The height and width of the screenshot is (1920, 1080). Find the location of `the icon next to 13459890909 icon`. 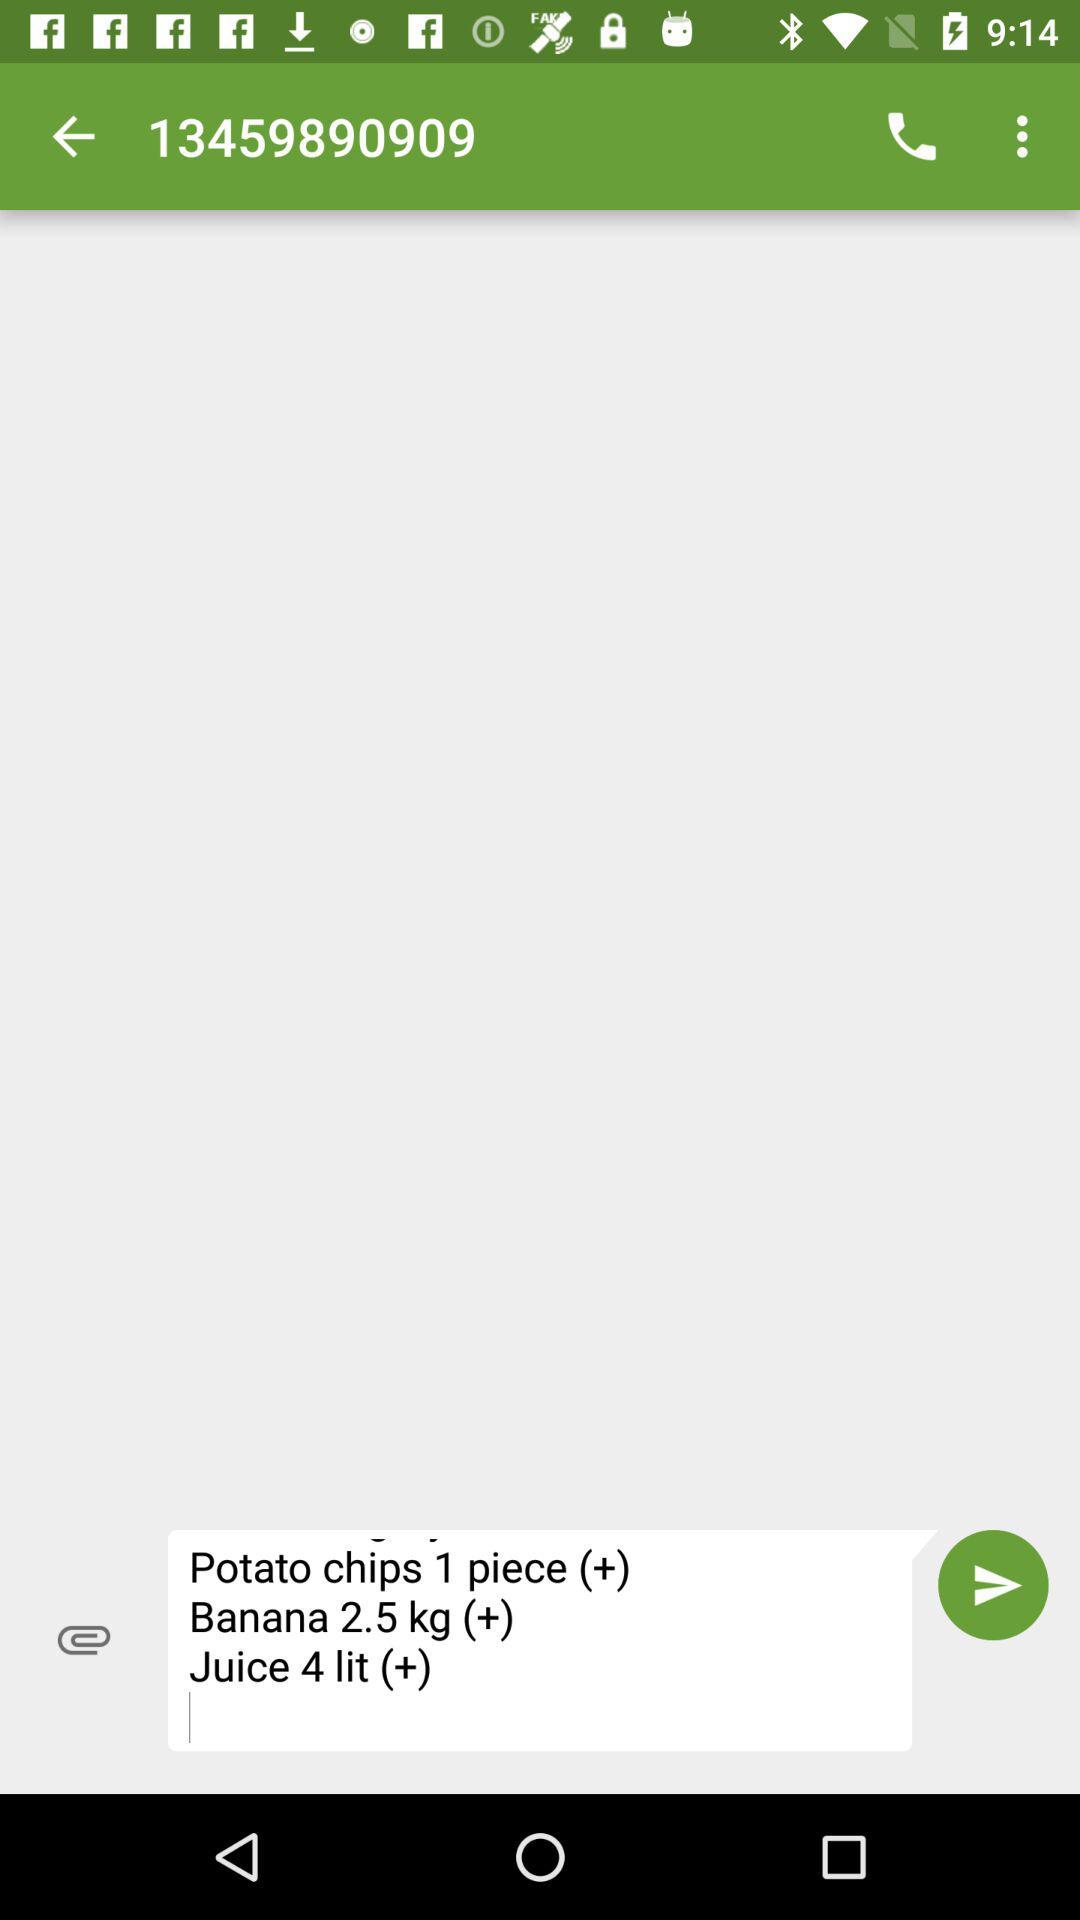

the icon next to 13459890909 icon is located at coordinates (911, 135).